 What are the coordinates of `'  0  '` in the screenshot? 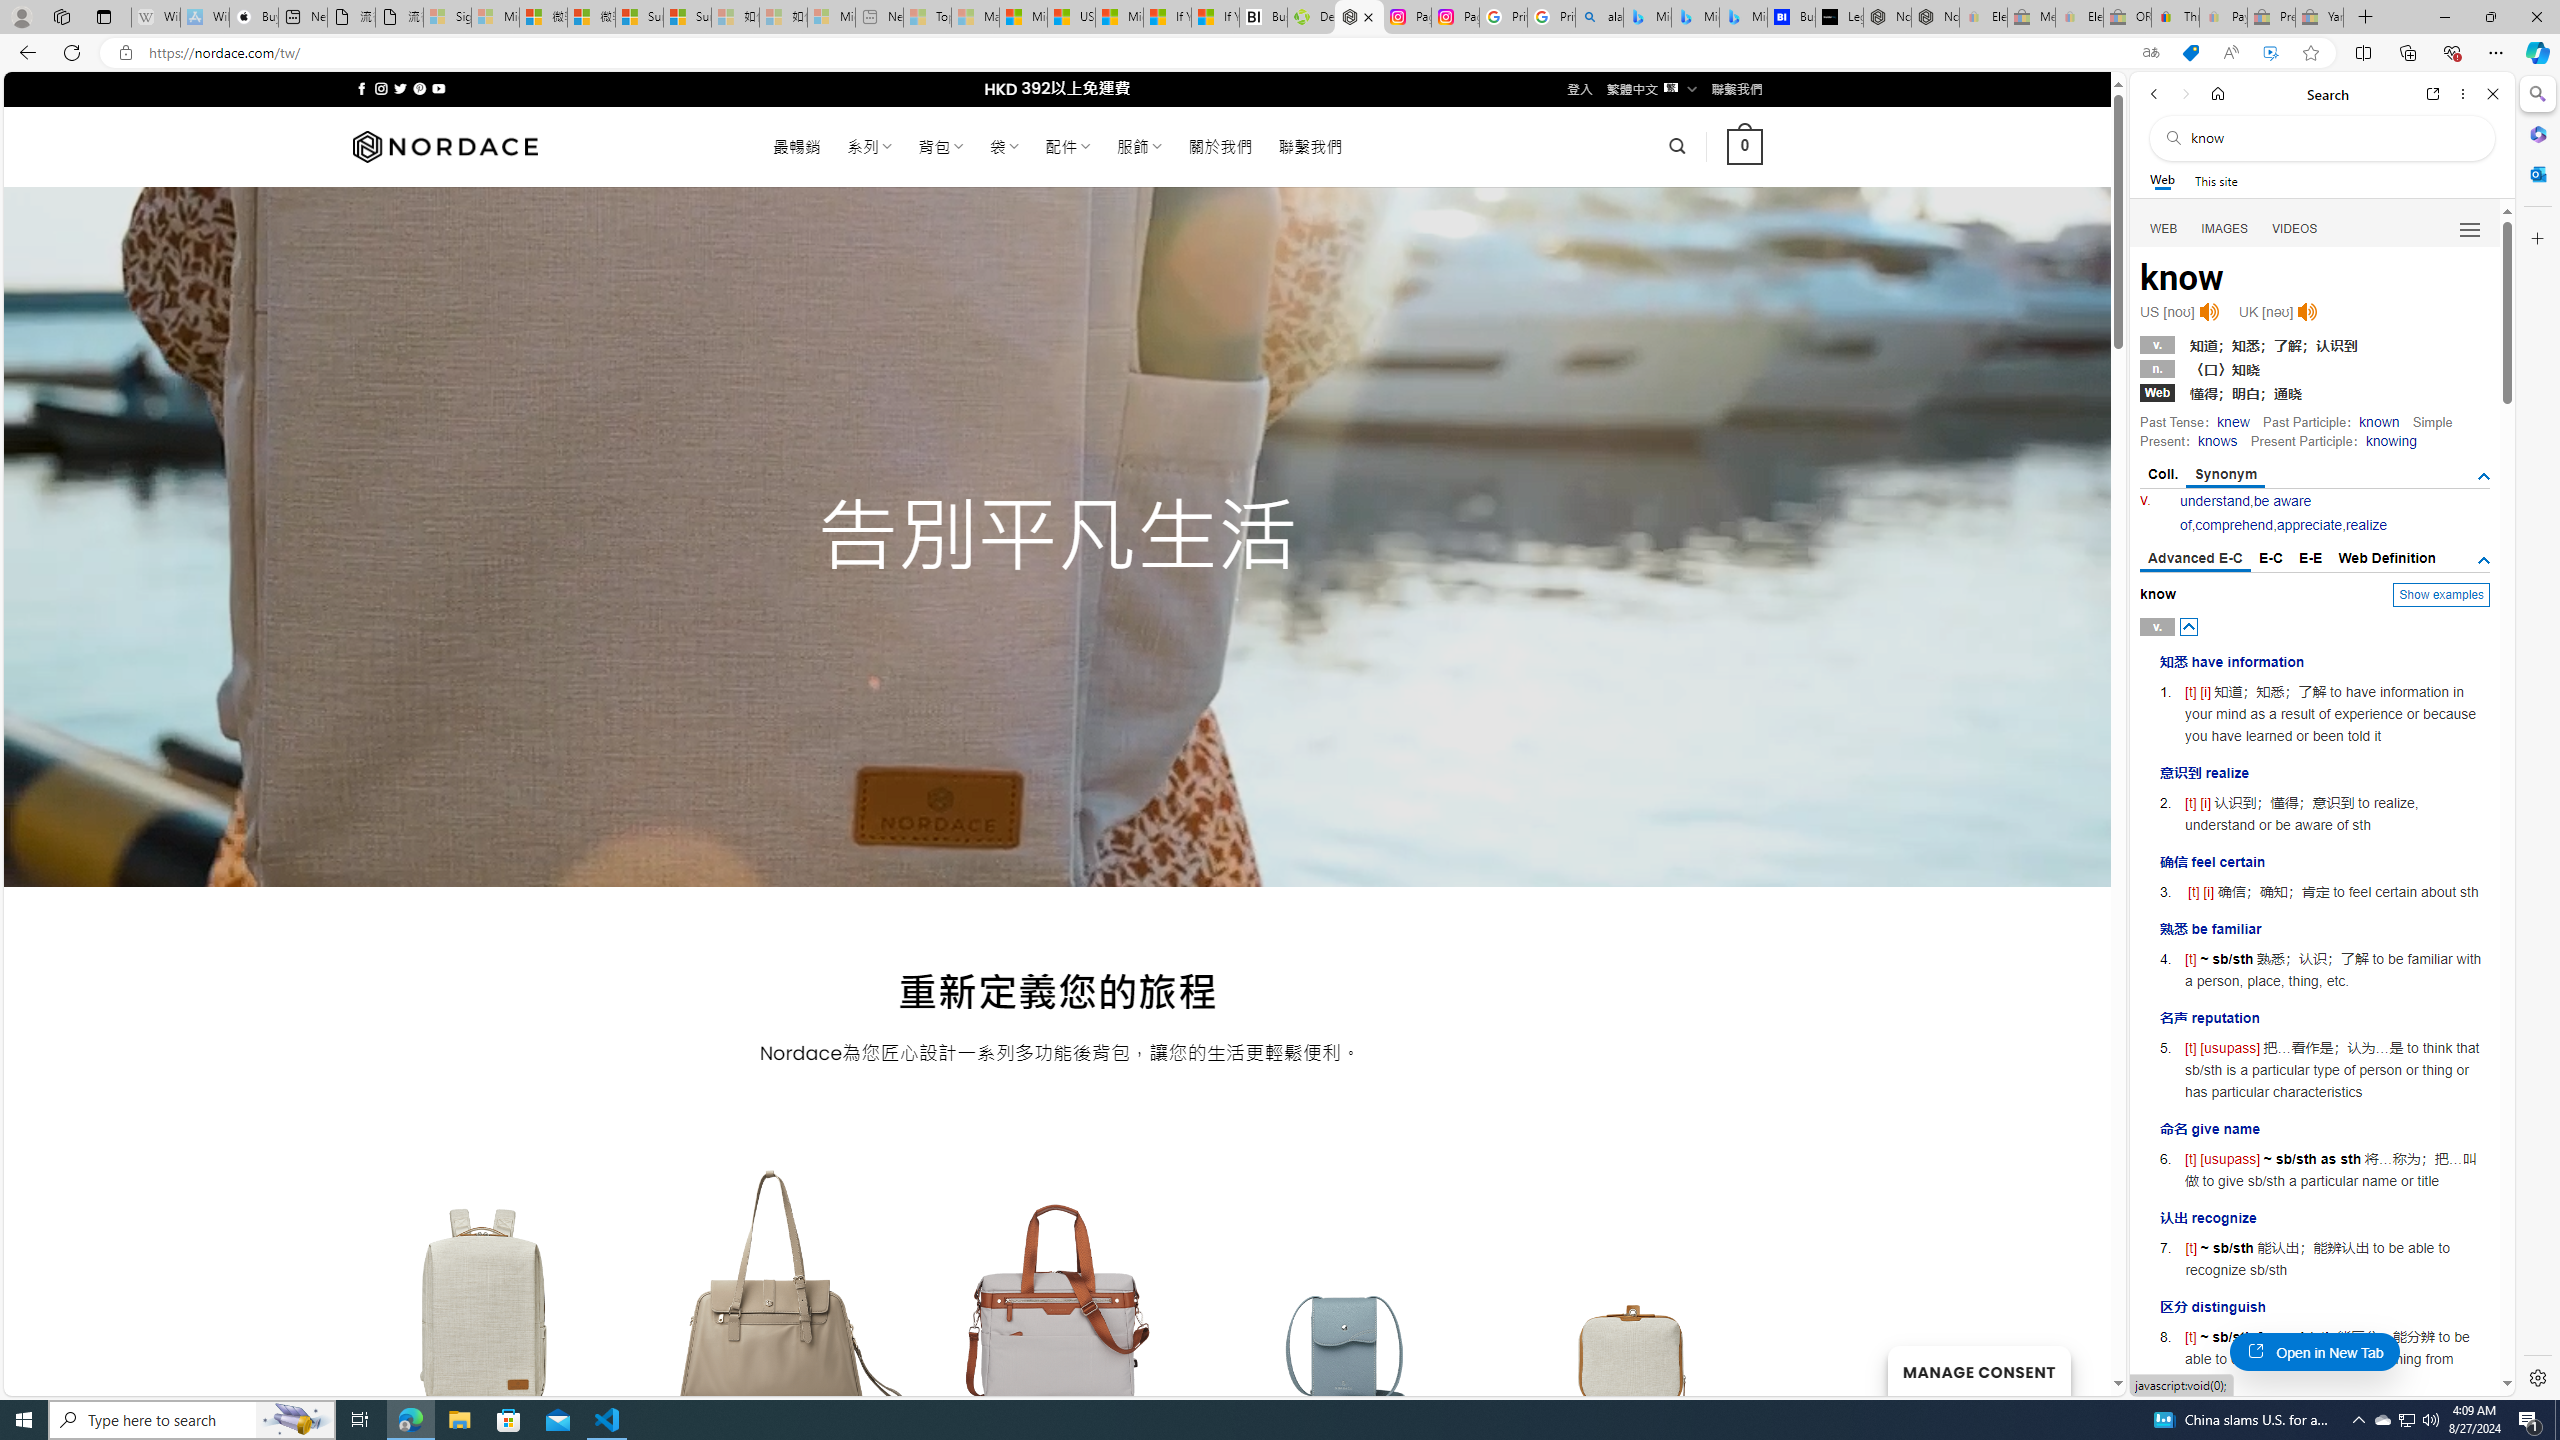 It's located at (1744, 145).